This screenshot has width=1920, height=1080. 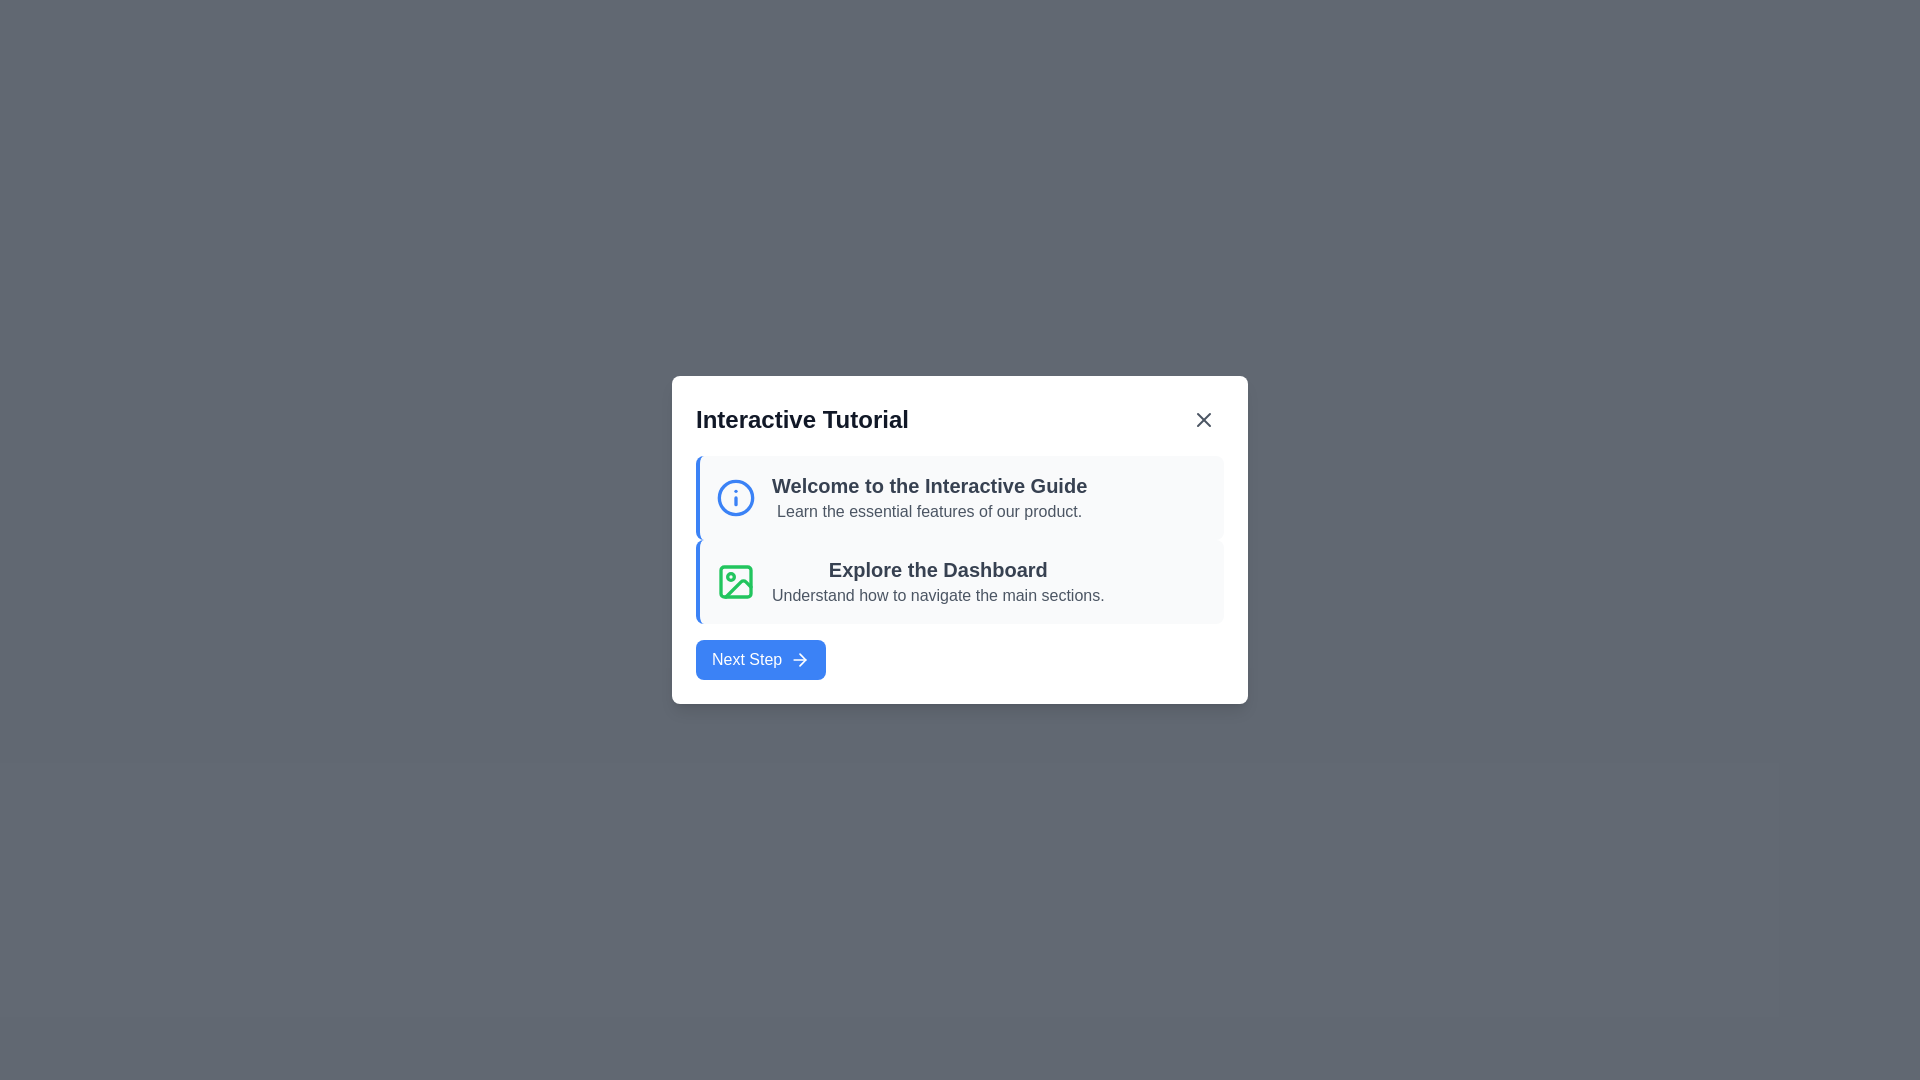 I want to click on the non-interactive text label displaying 'Learn the essential features of our product.' located below the header 'Welcome to the Interactive Guide.', so click(x=928, y=511).